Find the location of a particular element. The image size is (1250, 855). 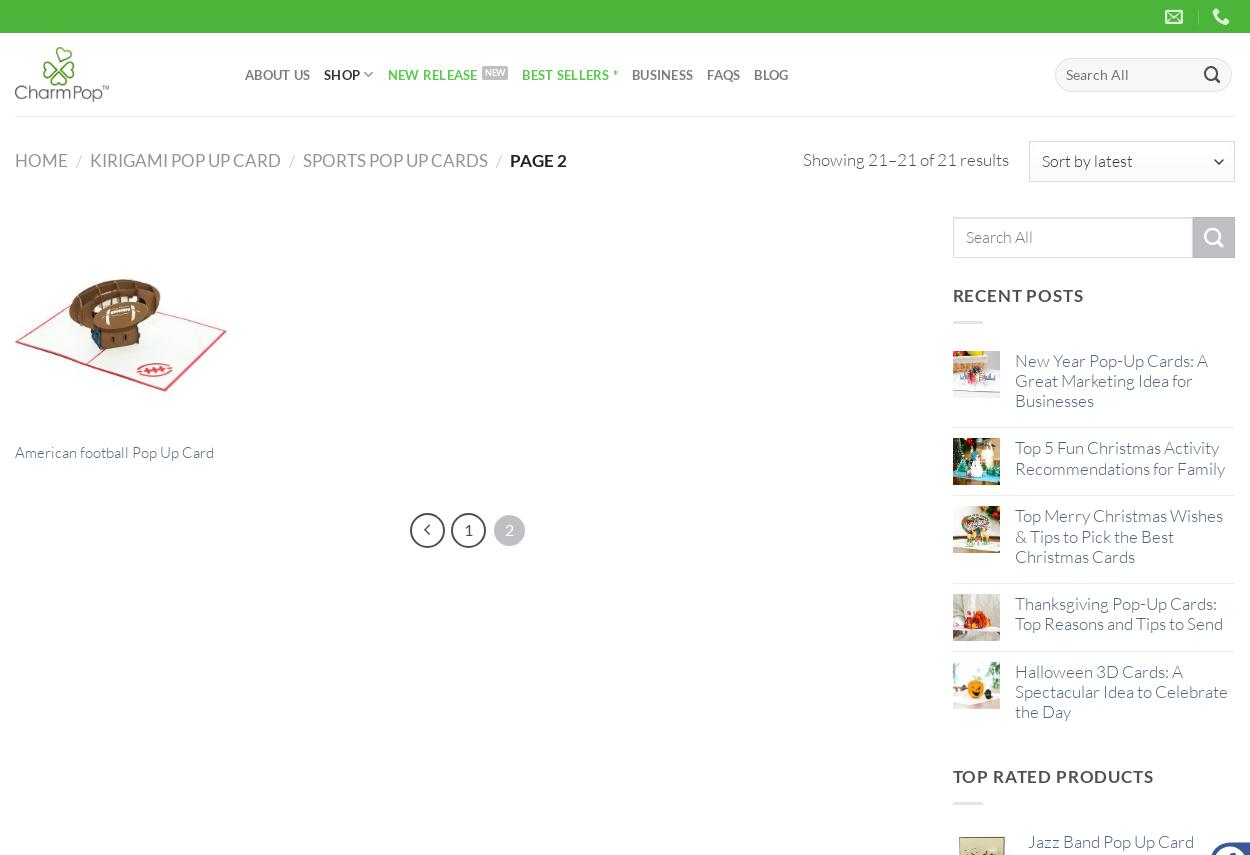

'About Us' is located at coordinates (277, 73).